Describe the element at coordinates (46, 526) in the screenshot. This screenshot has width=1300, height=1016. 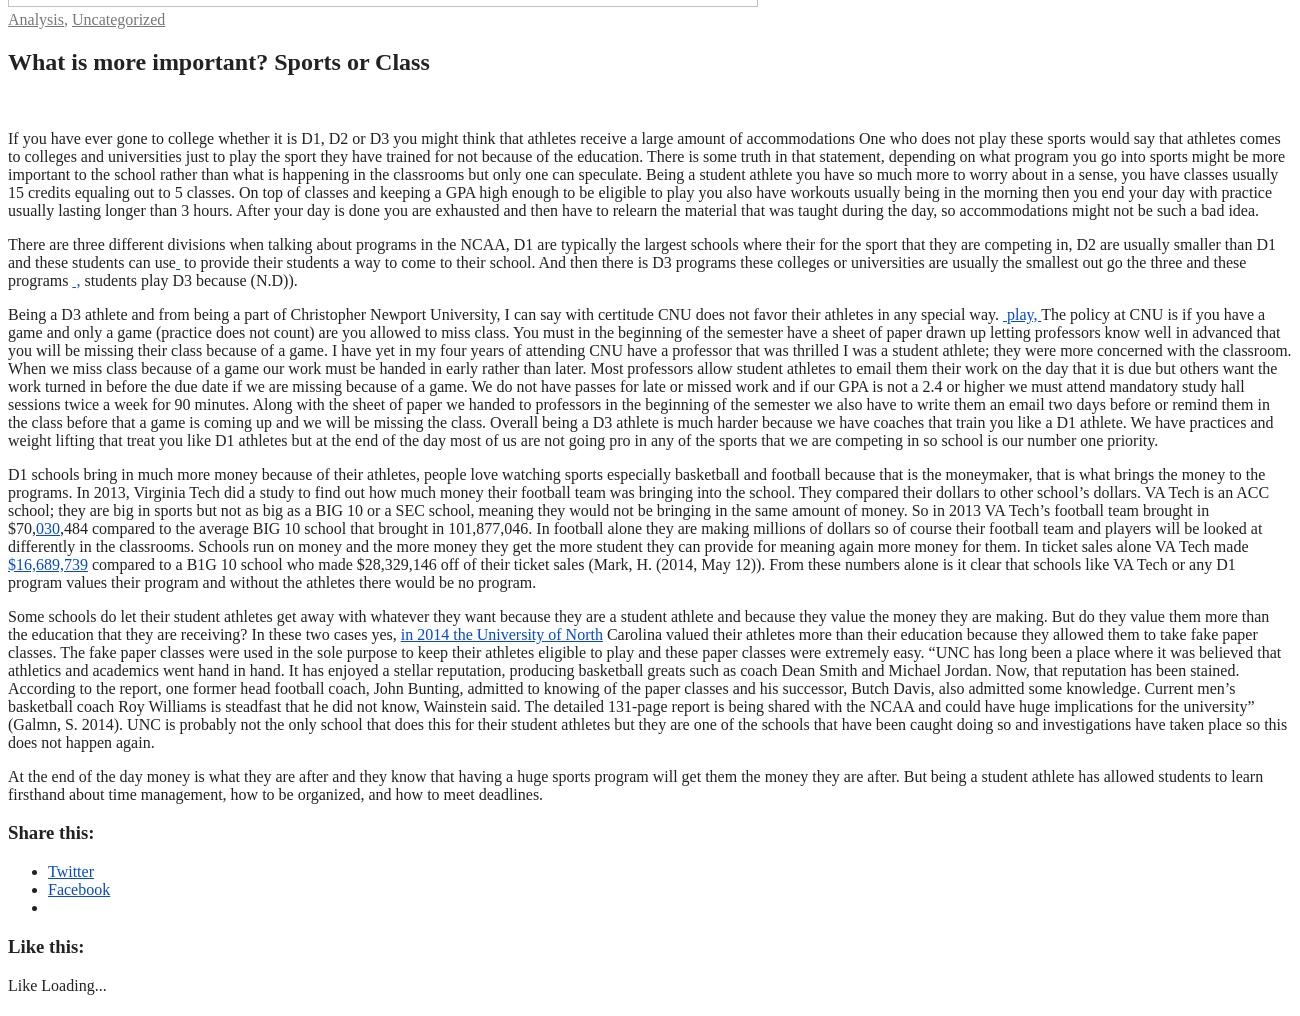
I see `'030'` at that location.